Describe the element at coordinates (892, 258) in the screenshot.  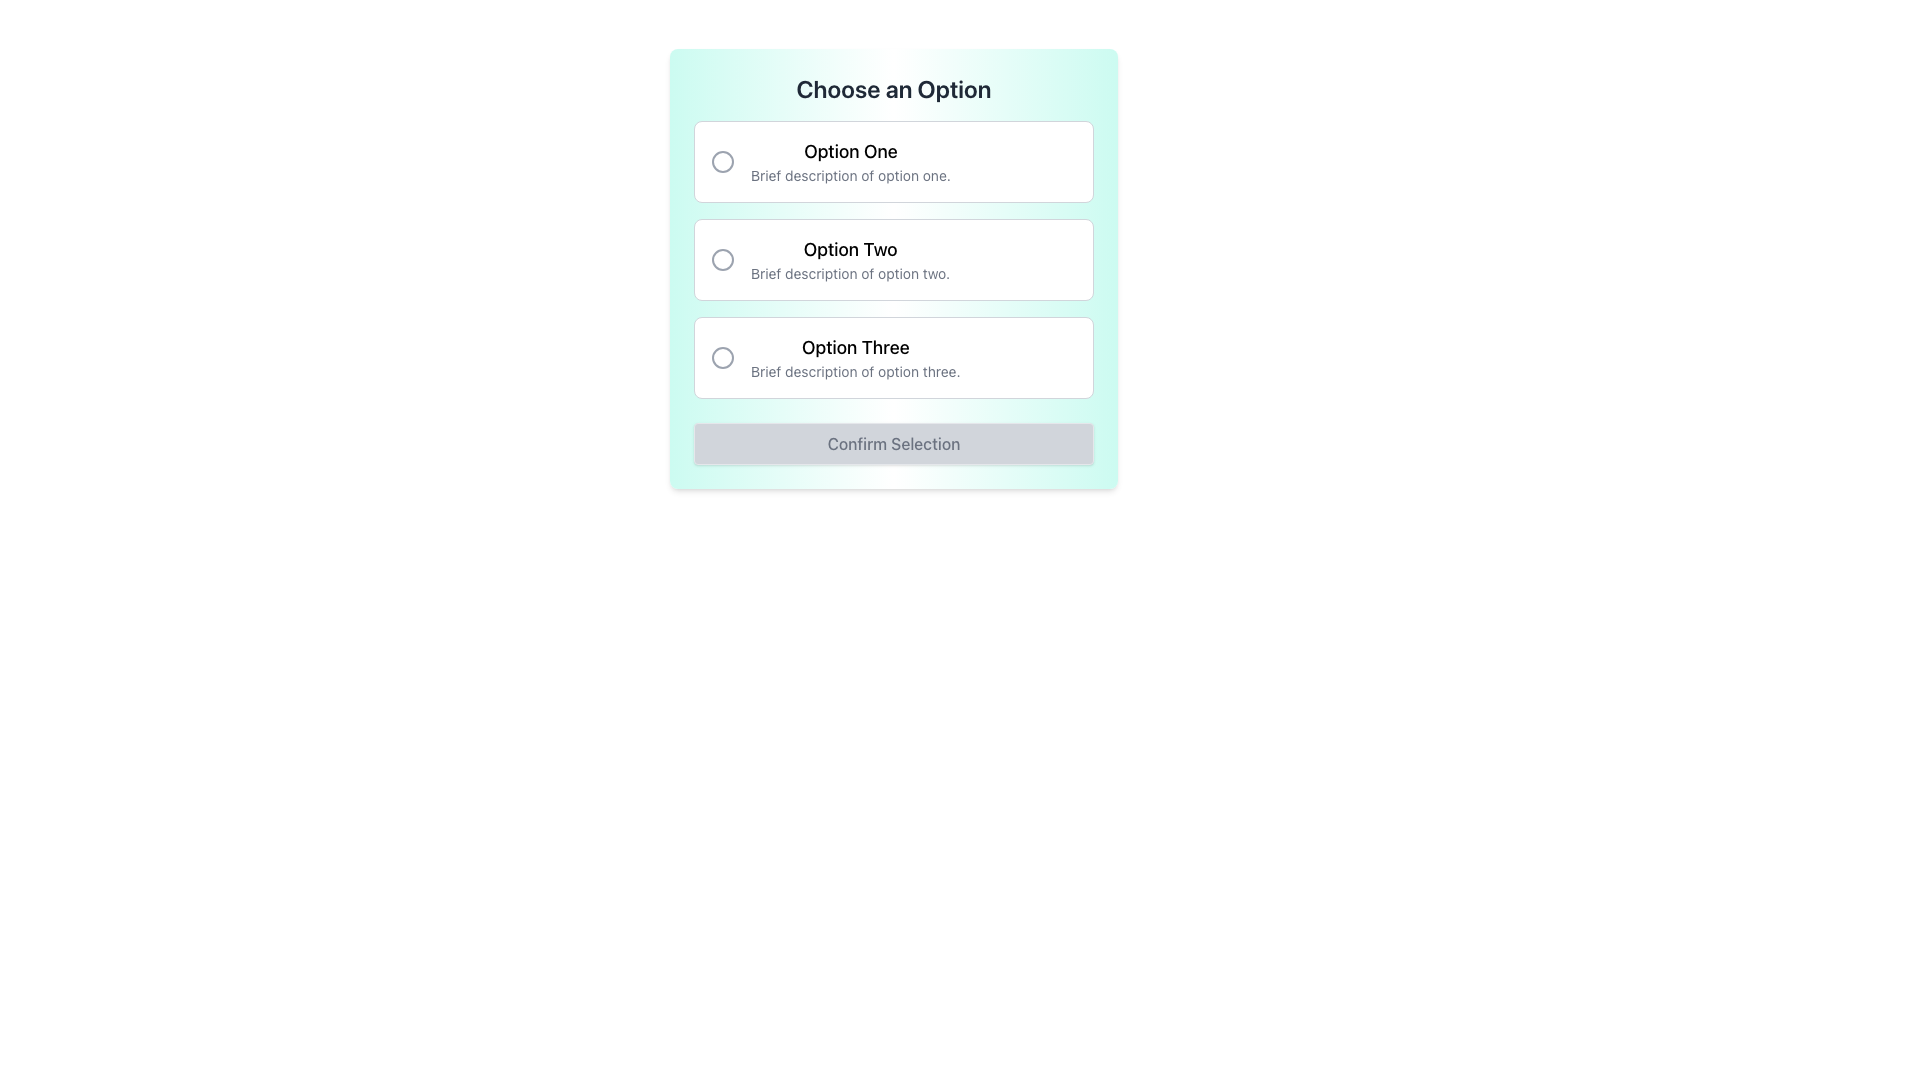
I see `description of the second selectable option in the form located under the heading 'Choose an Option', which is represented by its radio button or surrounding area` at that location.